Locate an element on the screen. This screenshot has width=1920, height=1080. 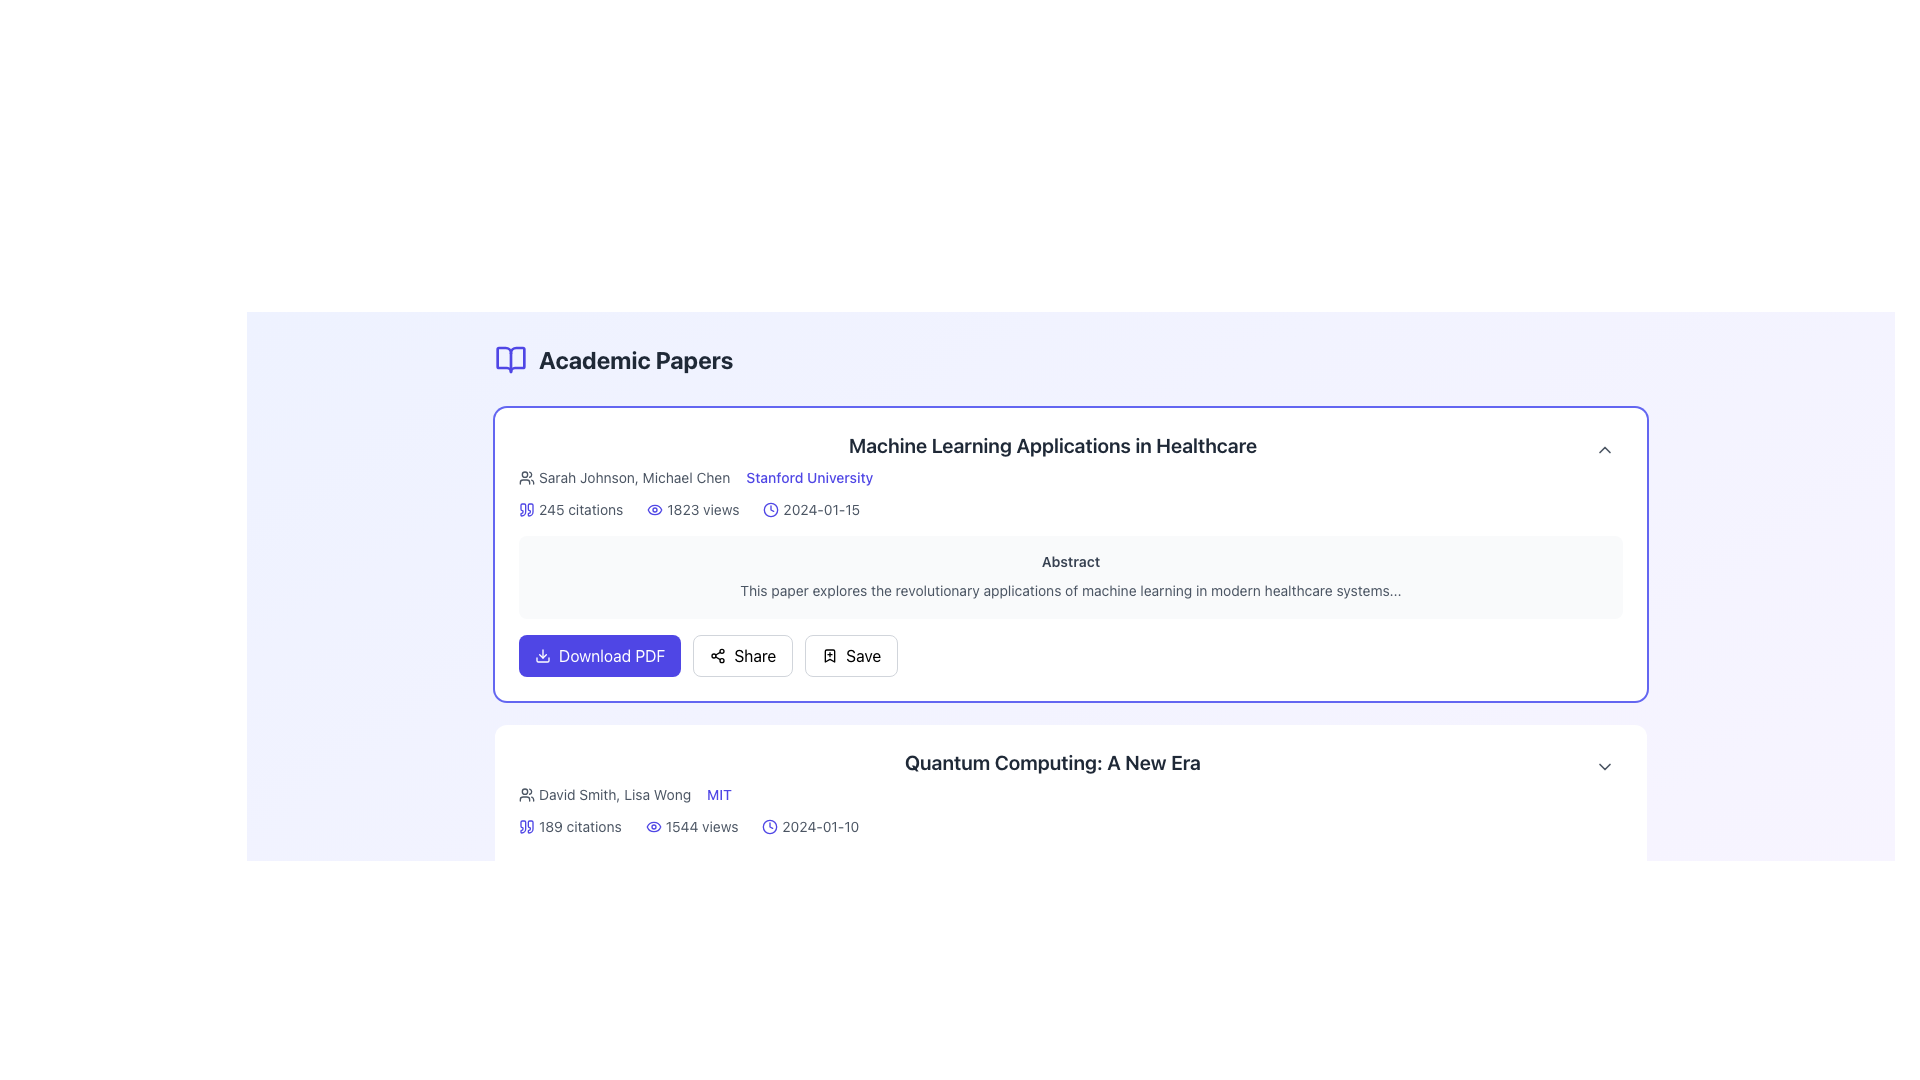
the stylized quote icon located in the citation section of the first academic paper card, which is a decorative element alongside the citation number is located at coordinates (523, 508).